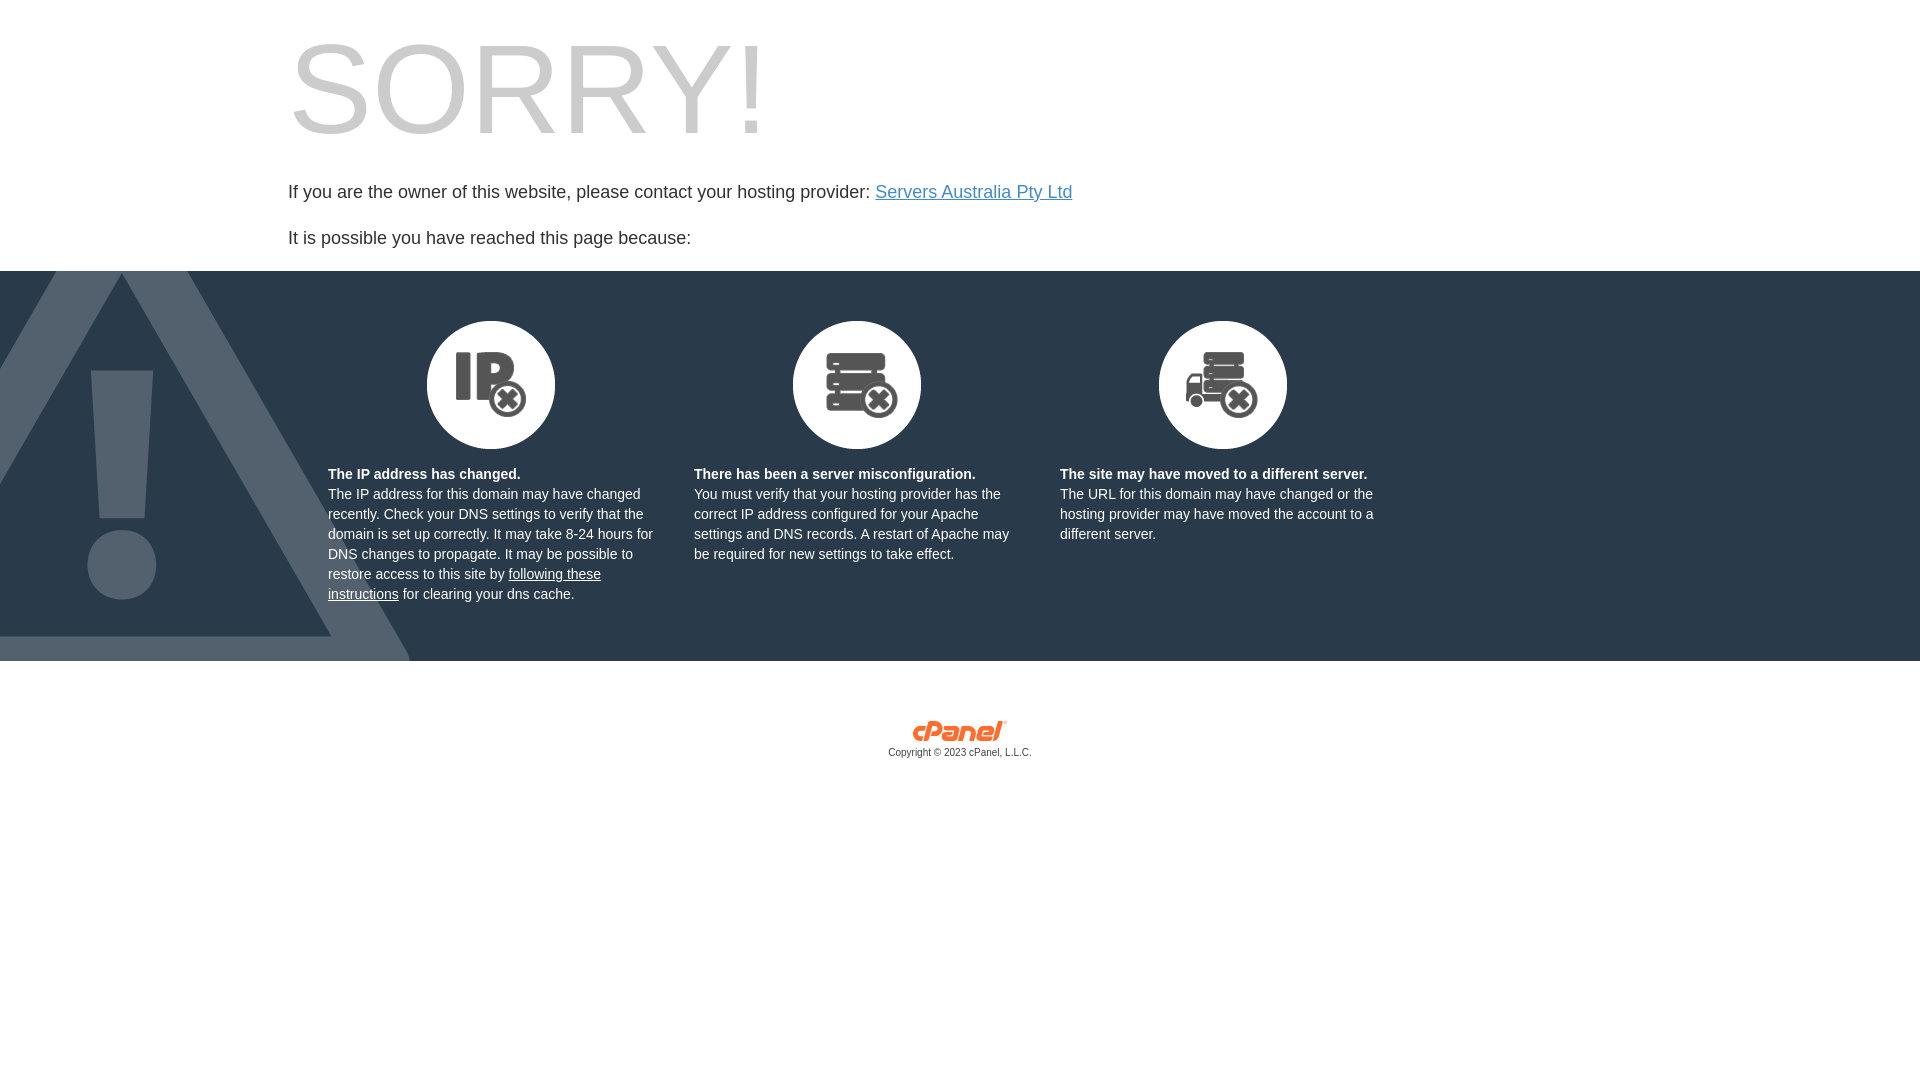 This screenshot has width=1920, height=1080. Describe the element at coordinates (973, 192) in the screenshot. I see `'Servers Australia Pty Ltd'` at that location.